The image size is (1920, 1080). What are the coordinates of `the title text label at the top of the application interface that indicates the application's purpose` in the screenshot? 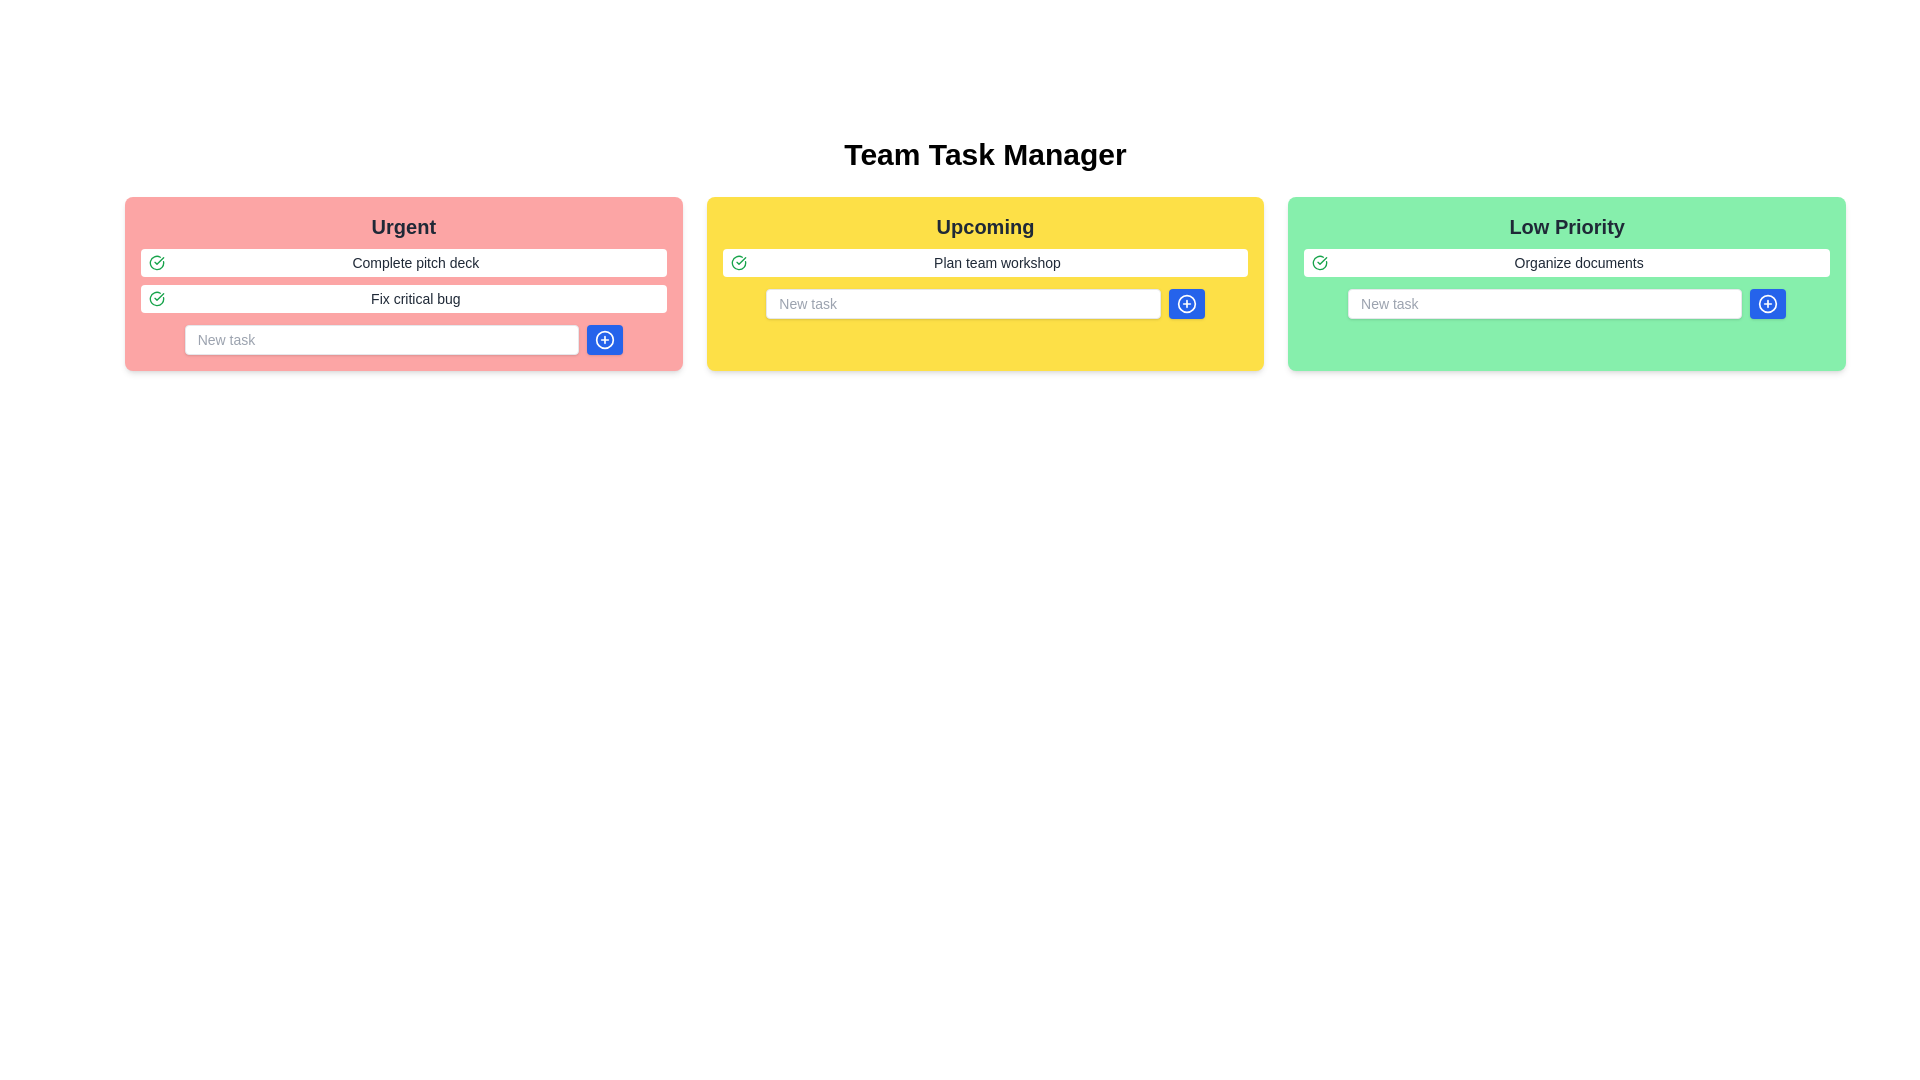 It's located at (985, 153).